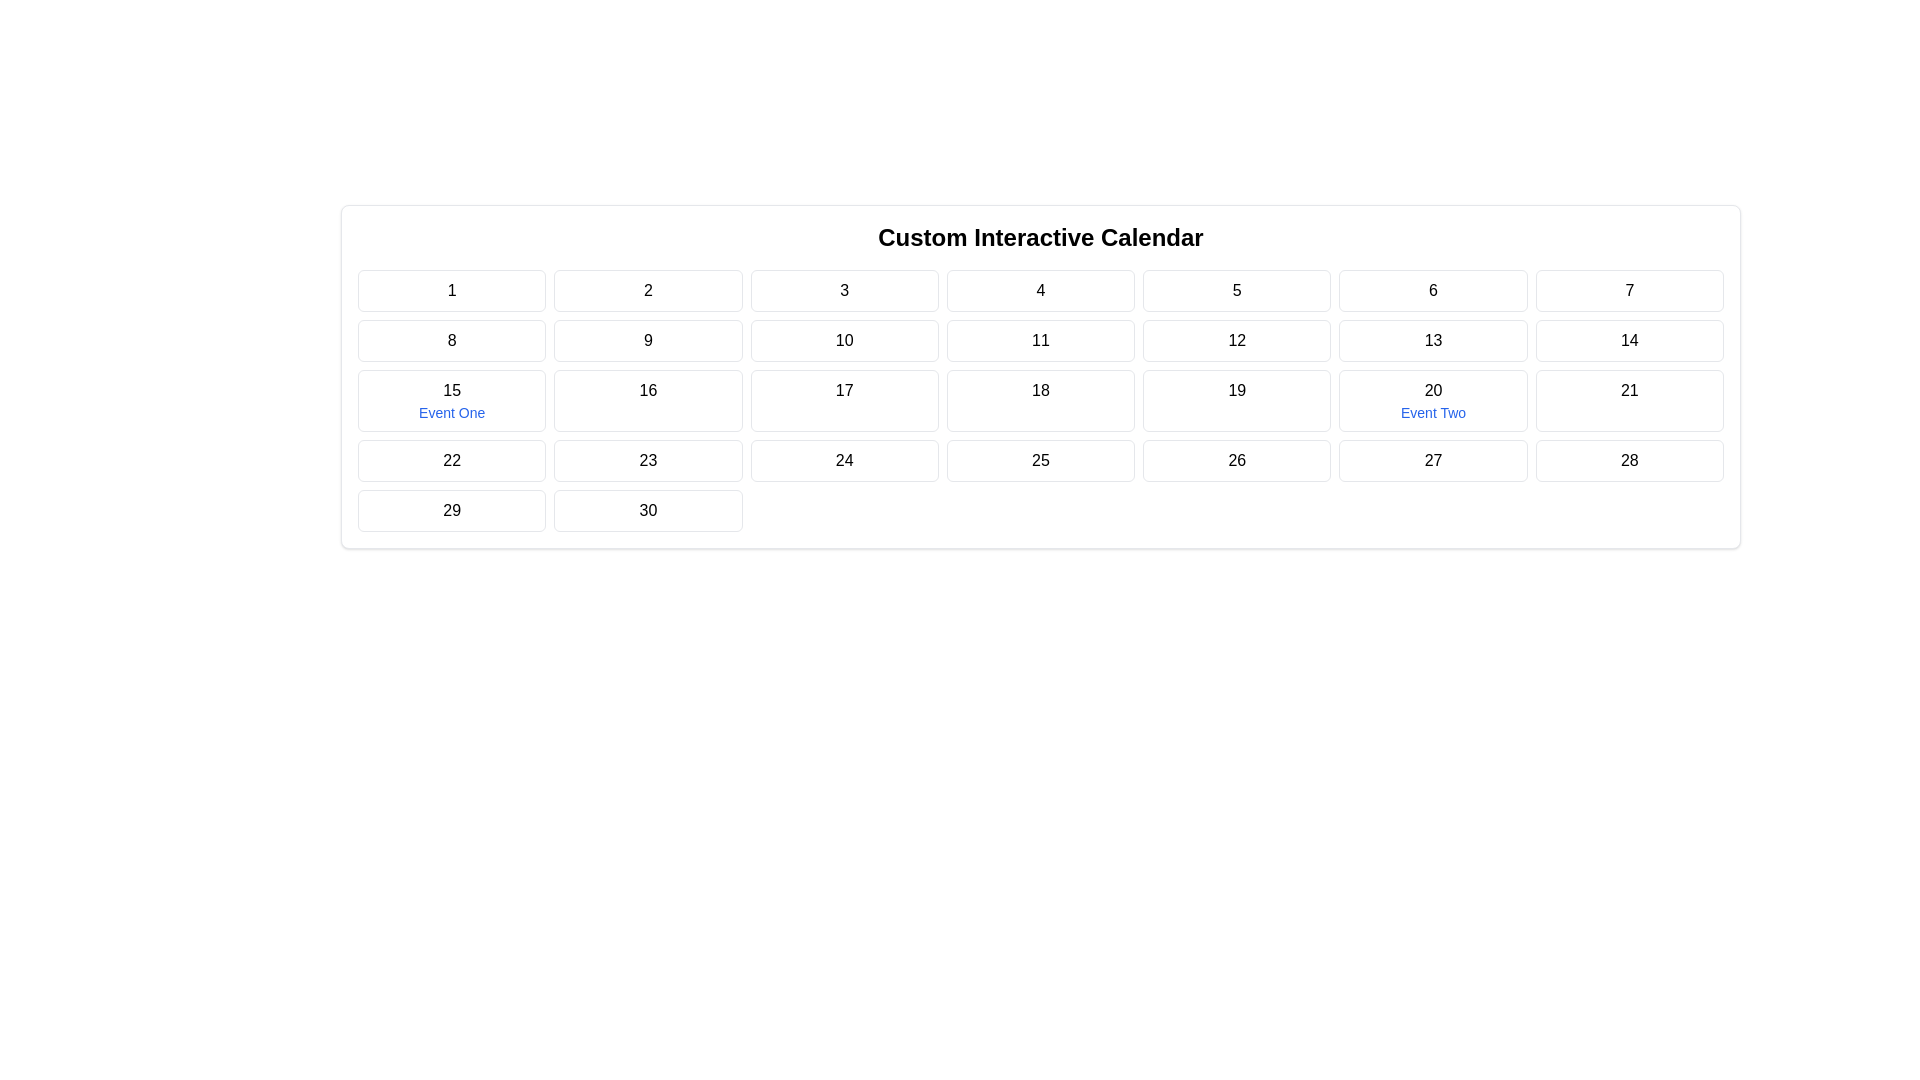 This screenshot has height=1080, width=1920. I want to click on the calendar day box displaying the number '24', which is positioned in the grid layout as the seventh item in the fifth row, between '23' and '25', so click(844, 461).